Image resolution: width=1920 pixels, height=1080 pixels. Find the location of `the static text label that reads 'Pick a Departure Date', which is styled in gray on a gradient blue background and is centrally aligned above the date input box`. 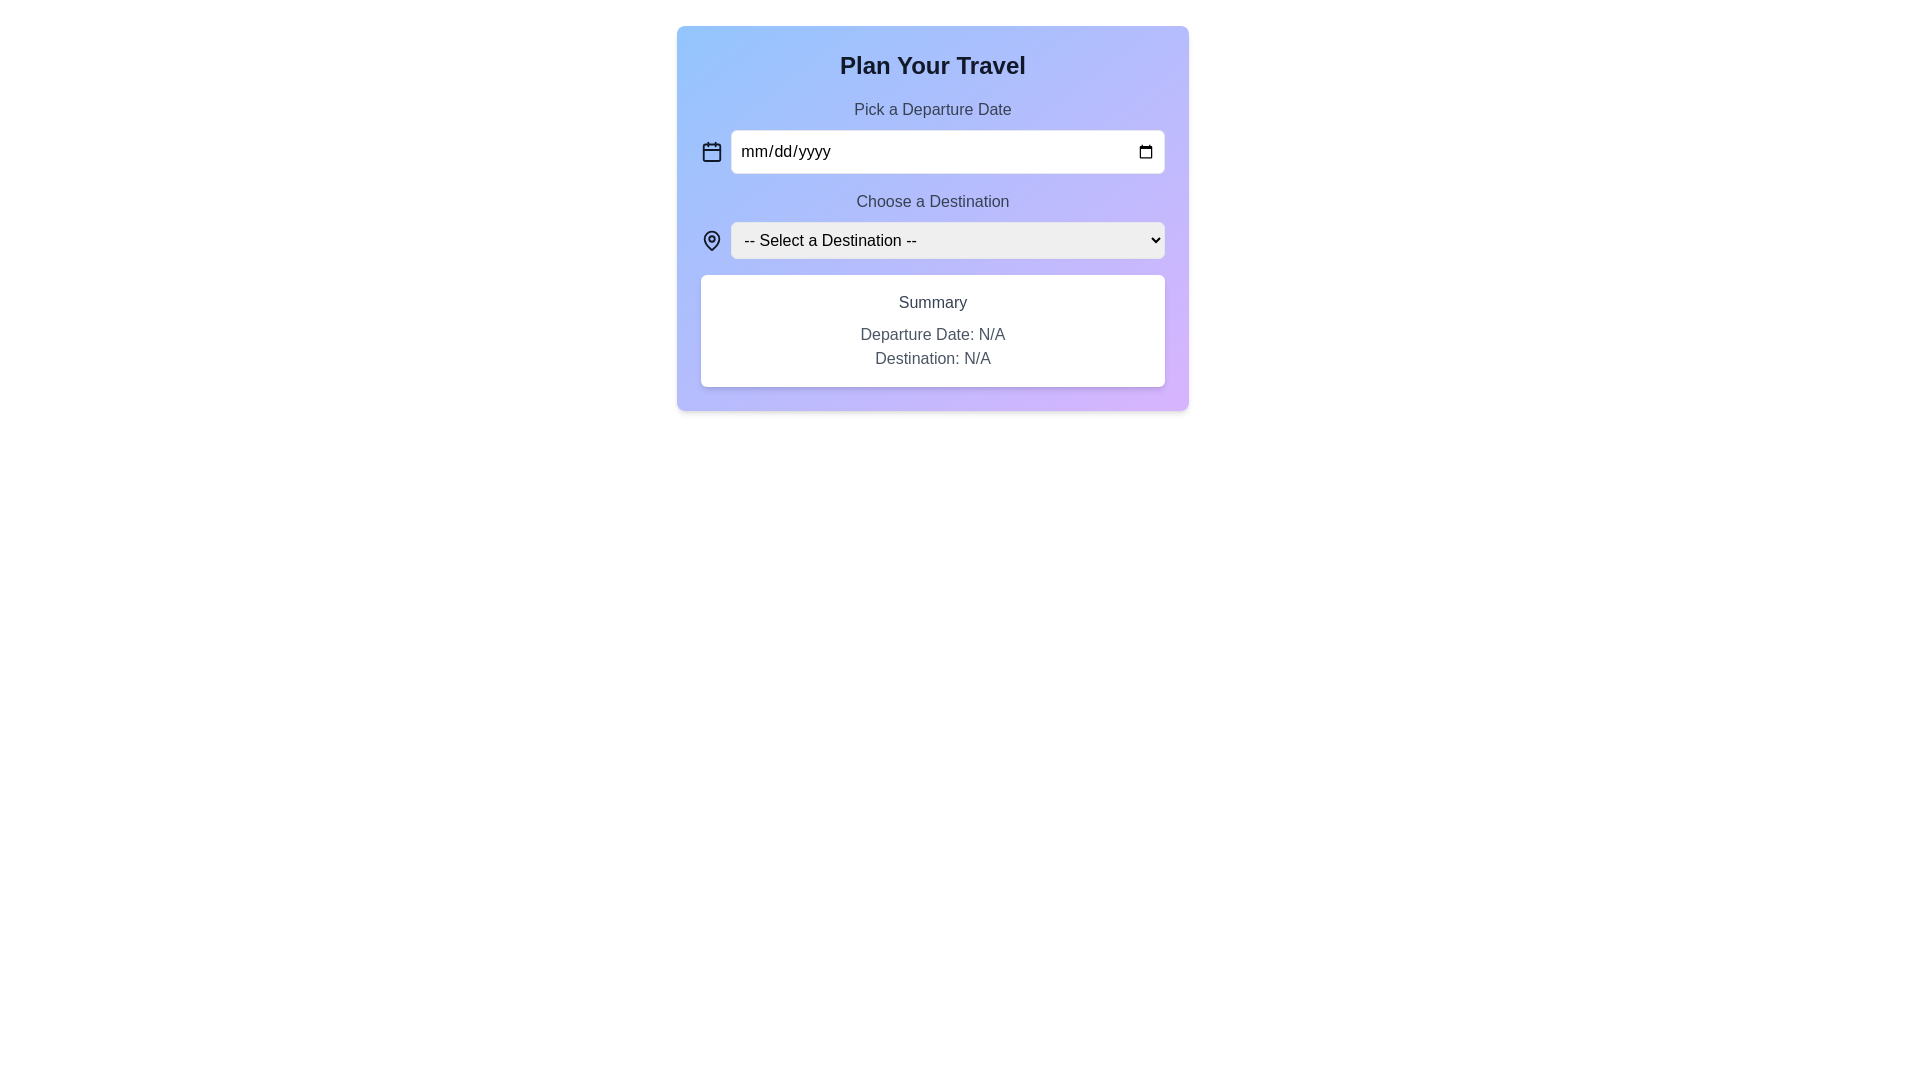

the static text label that reads 'Pick a Departure Date', which is styled in gray on a gradient blue background and is centrally aligned above the date input box is located at coordinates (931, 110).